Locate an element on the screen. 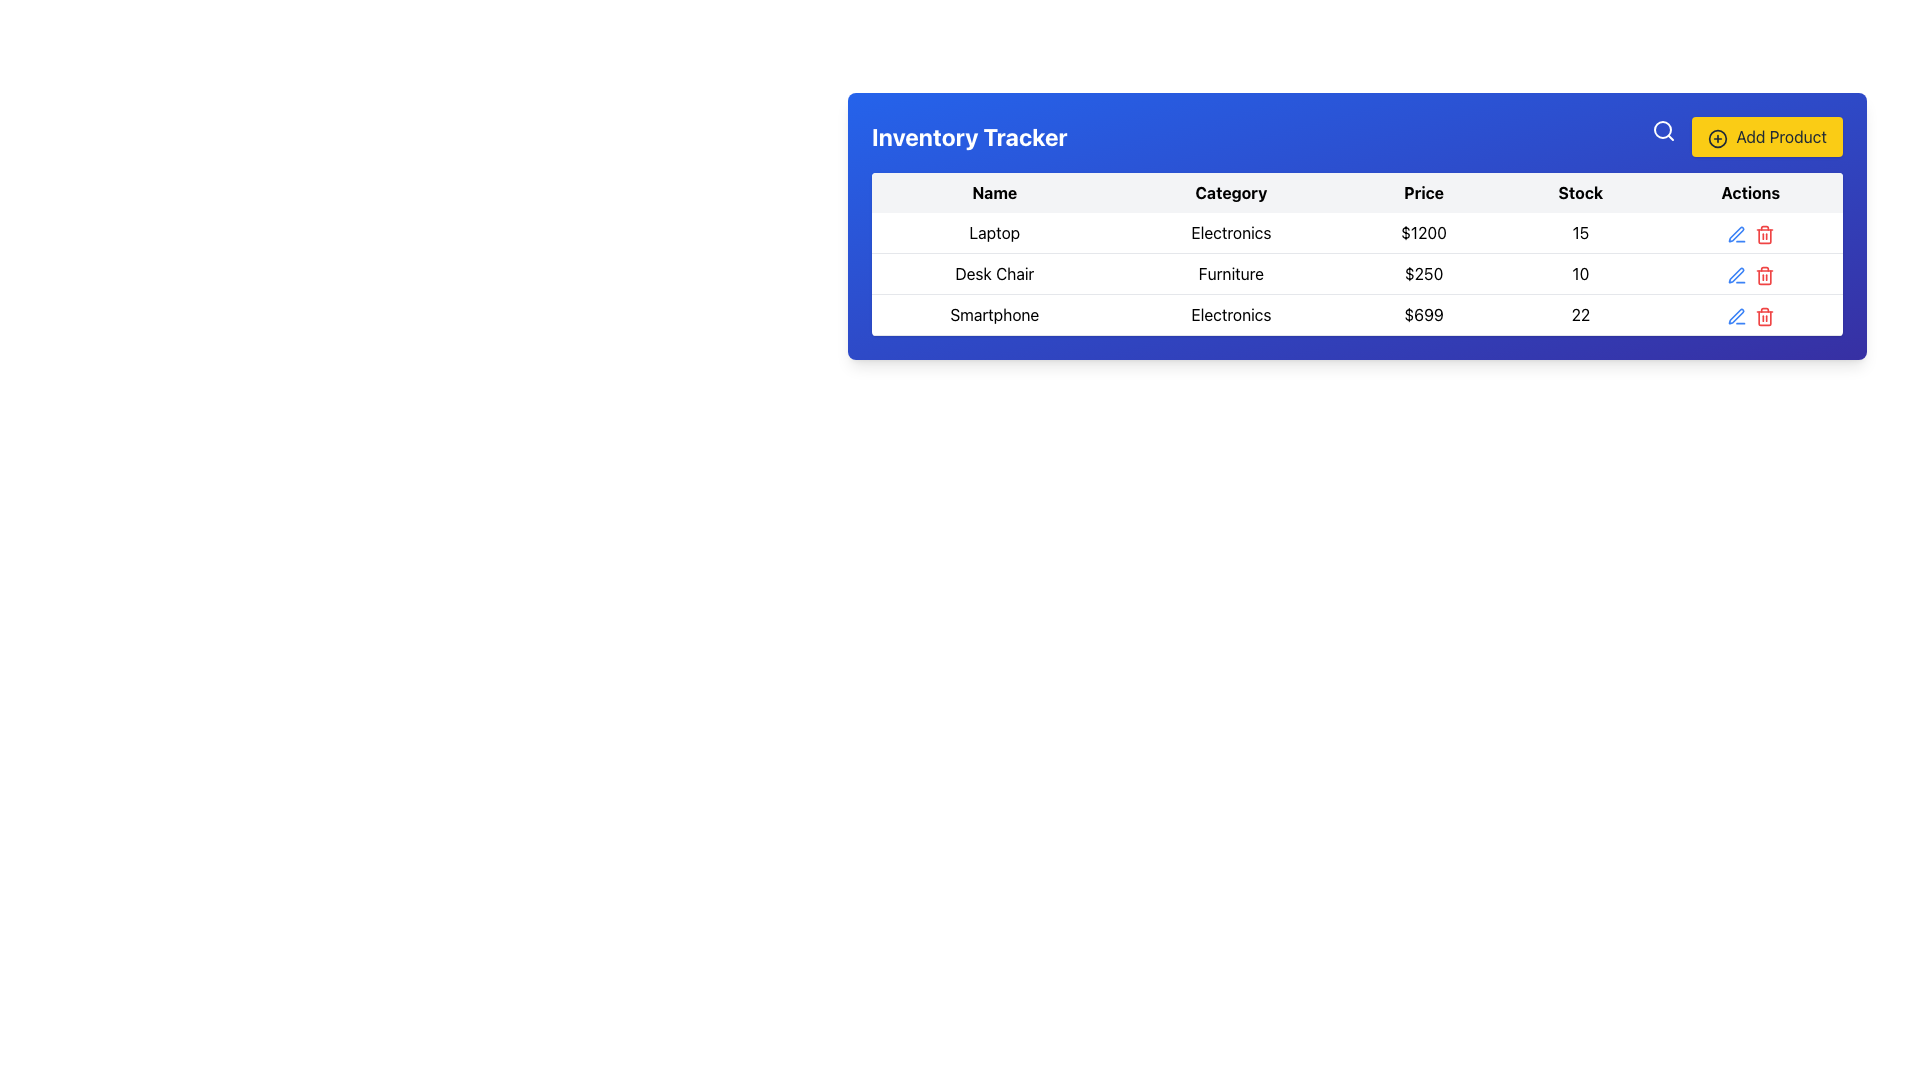 Image resolution: width=1920 pixels, height=1080 pixels. the edit button for the 'Smartphone' item located in the 'Actions' column is located at coordinates (1735, 315).